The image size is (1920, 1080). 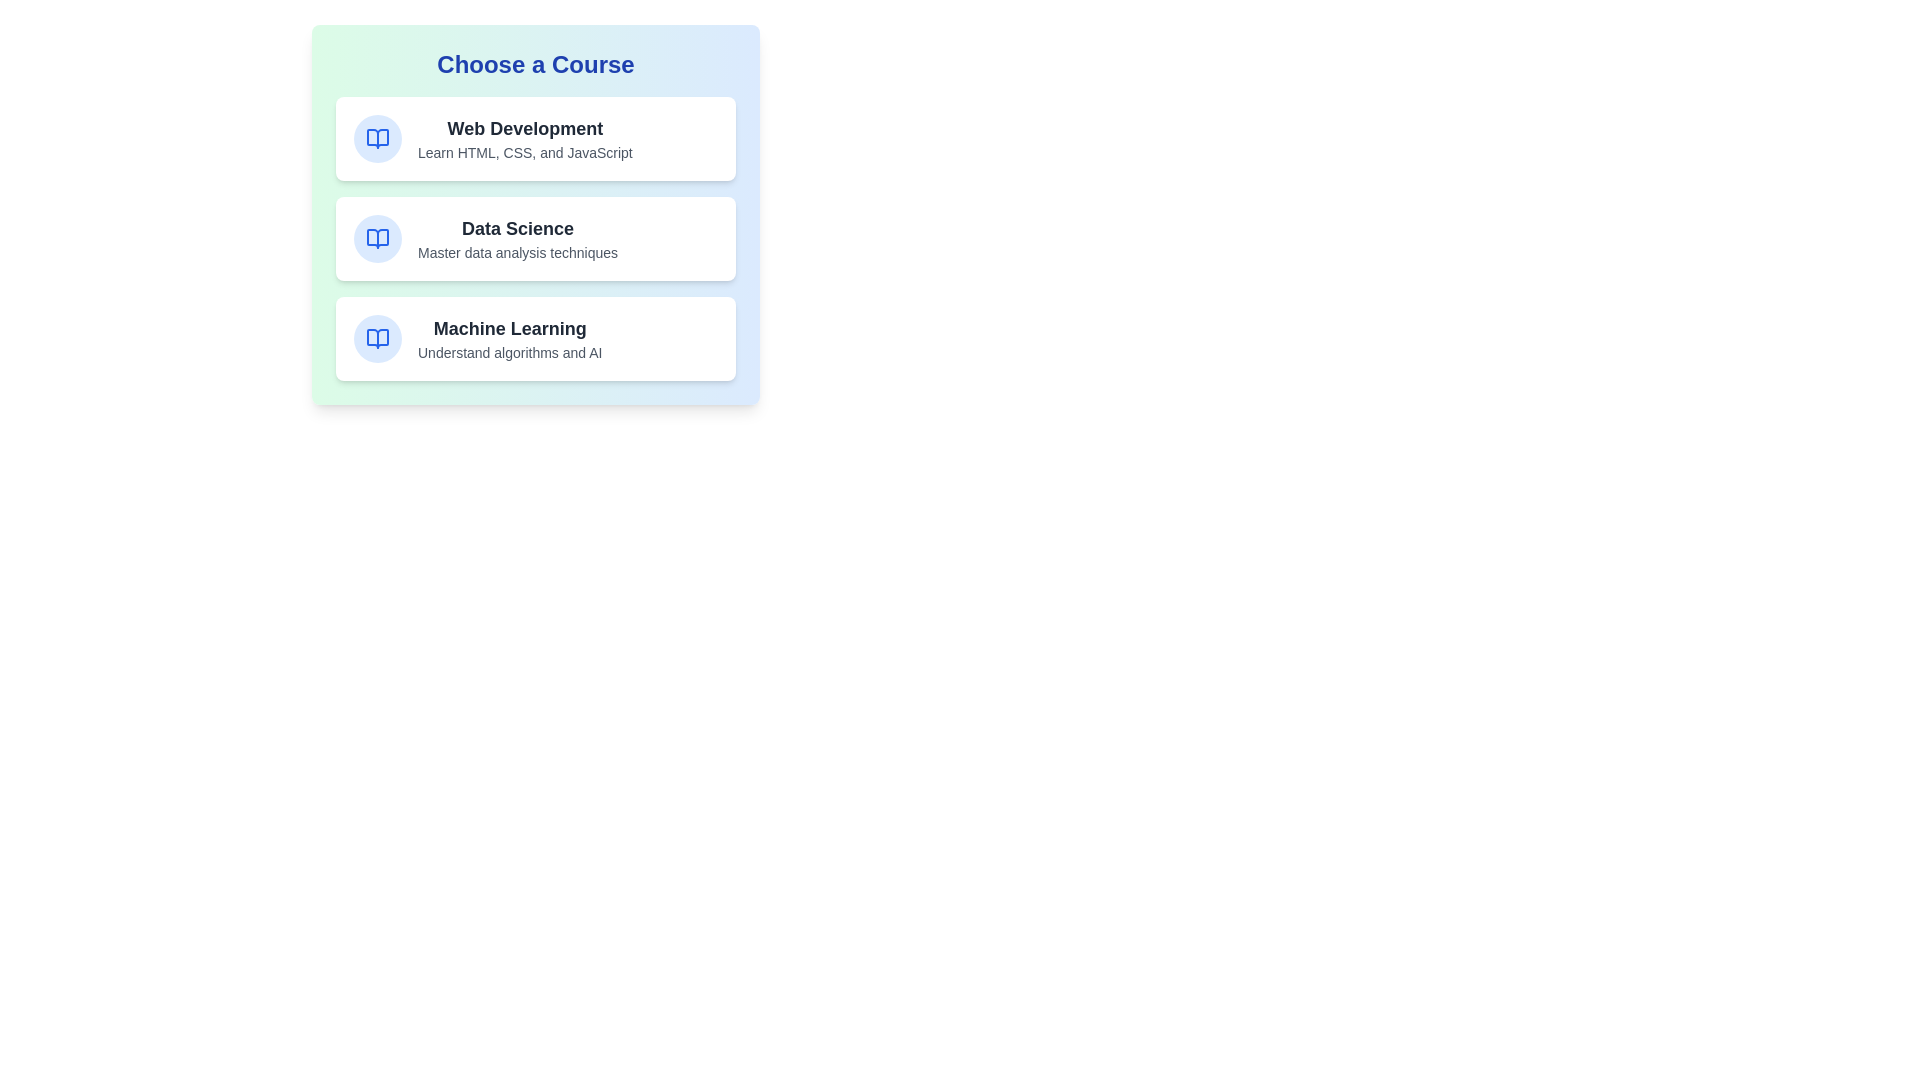 I want to click on the SVG icon representing the 'Web Development' course option, which is located to the left of the course title in the 'Choose a Course' section, so click(x=378, y=137).